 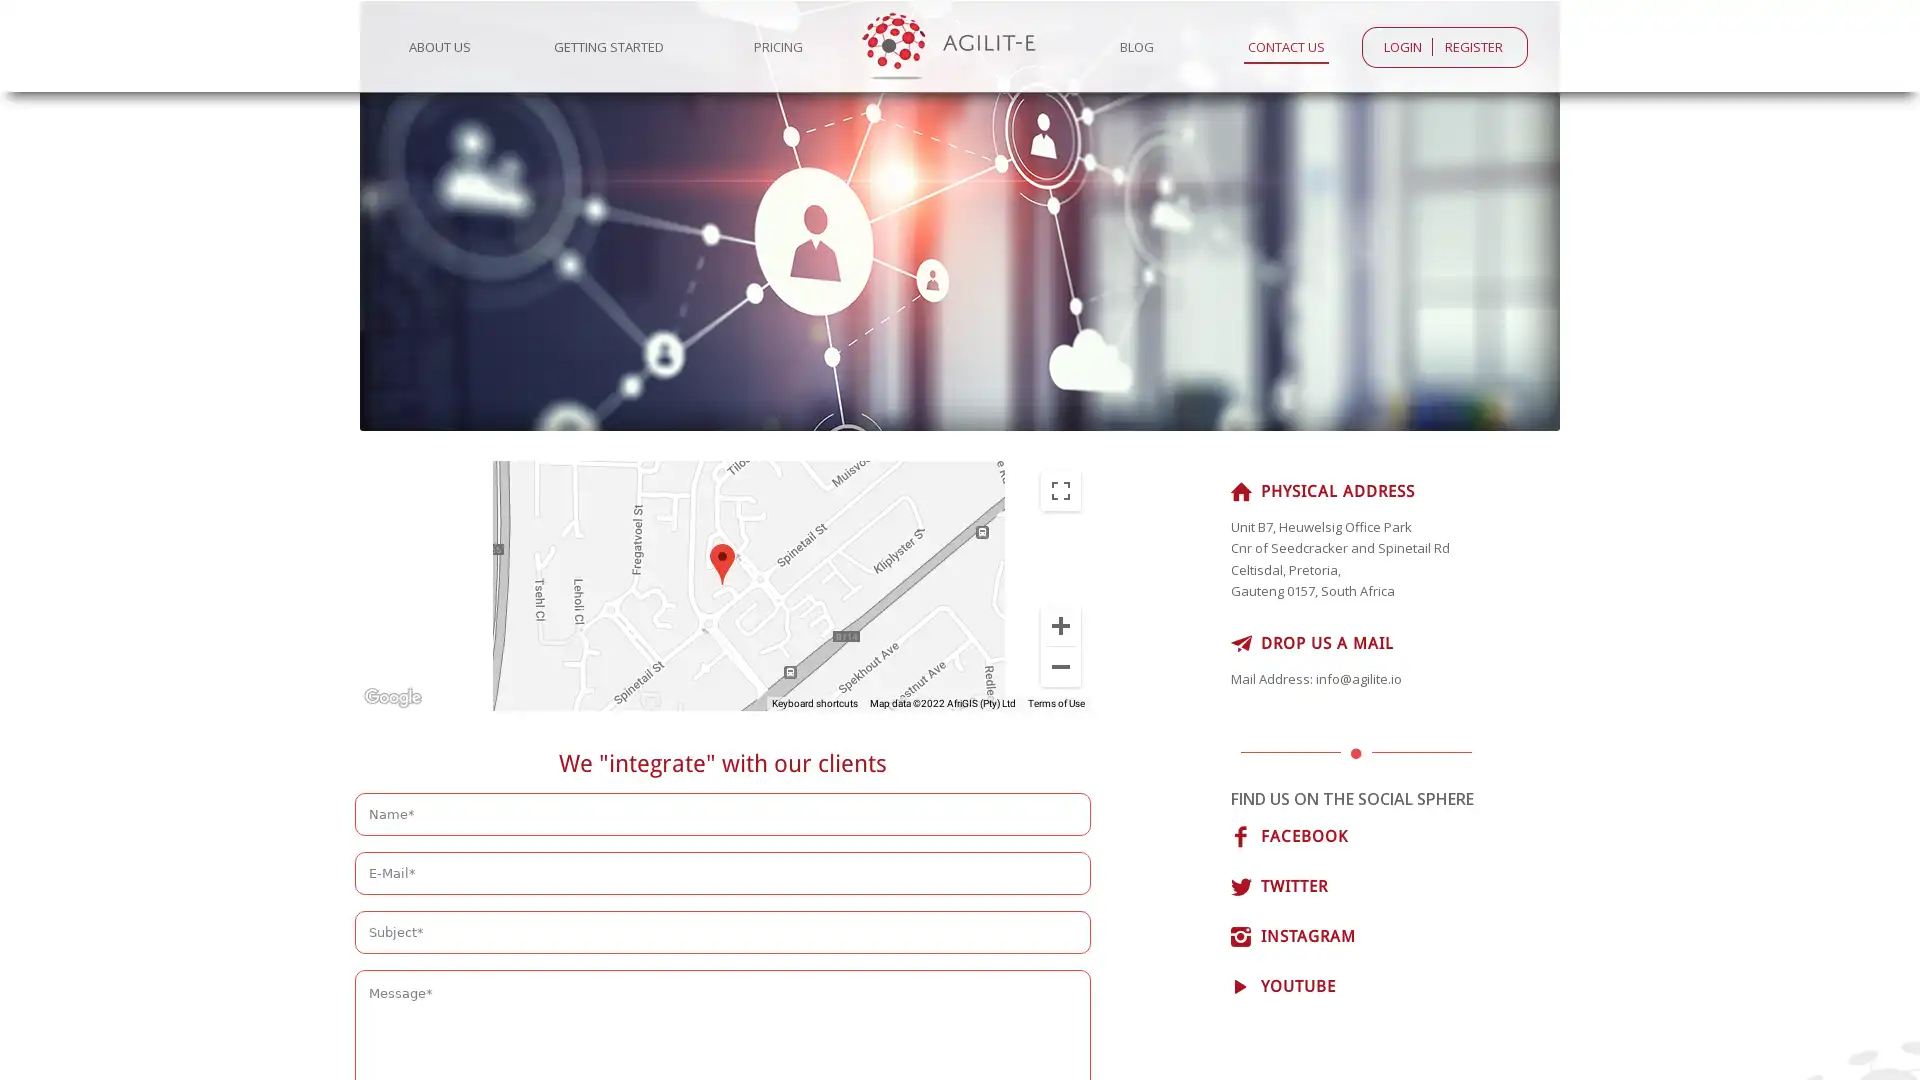 What do you see at coordinates (814, 703) in the screenshot?
I see `Keyboard shortcuts` at bounding box center [814, 703].